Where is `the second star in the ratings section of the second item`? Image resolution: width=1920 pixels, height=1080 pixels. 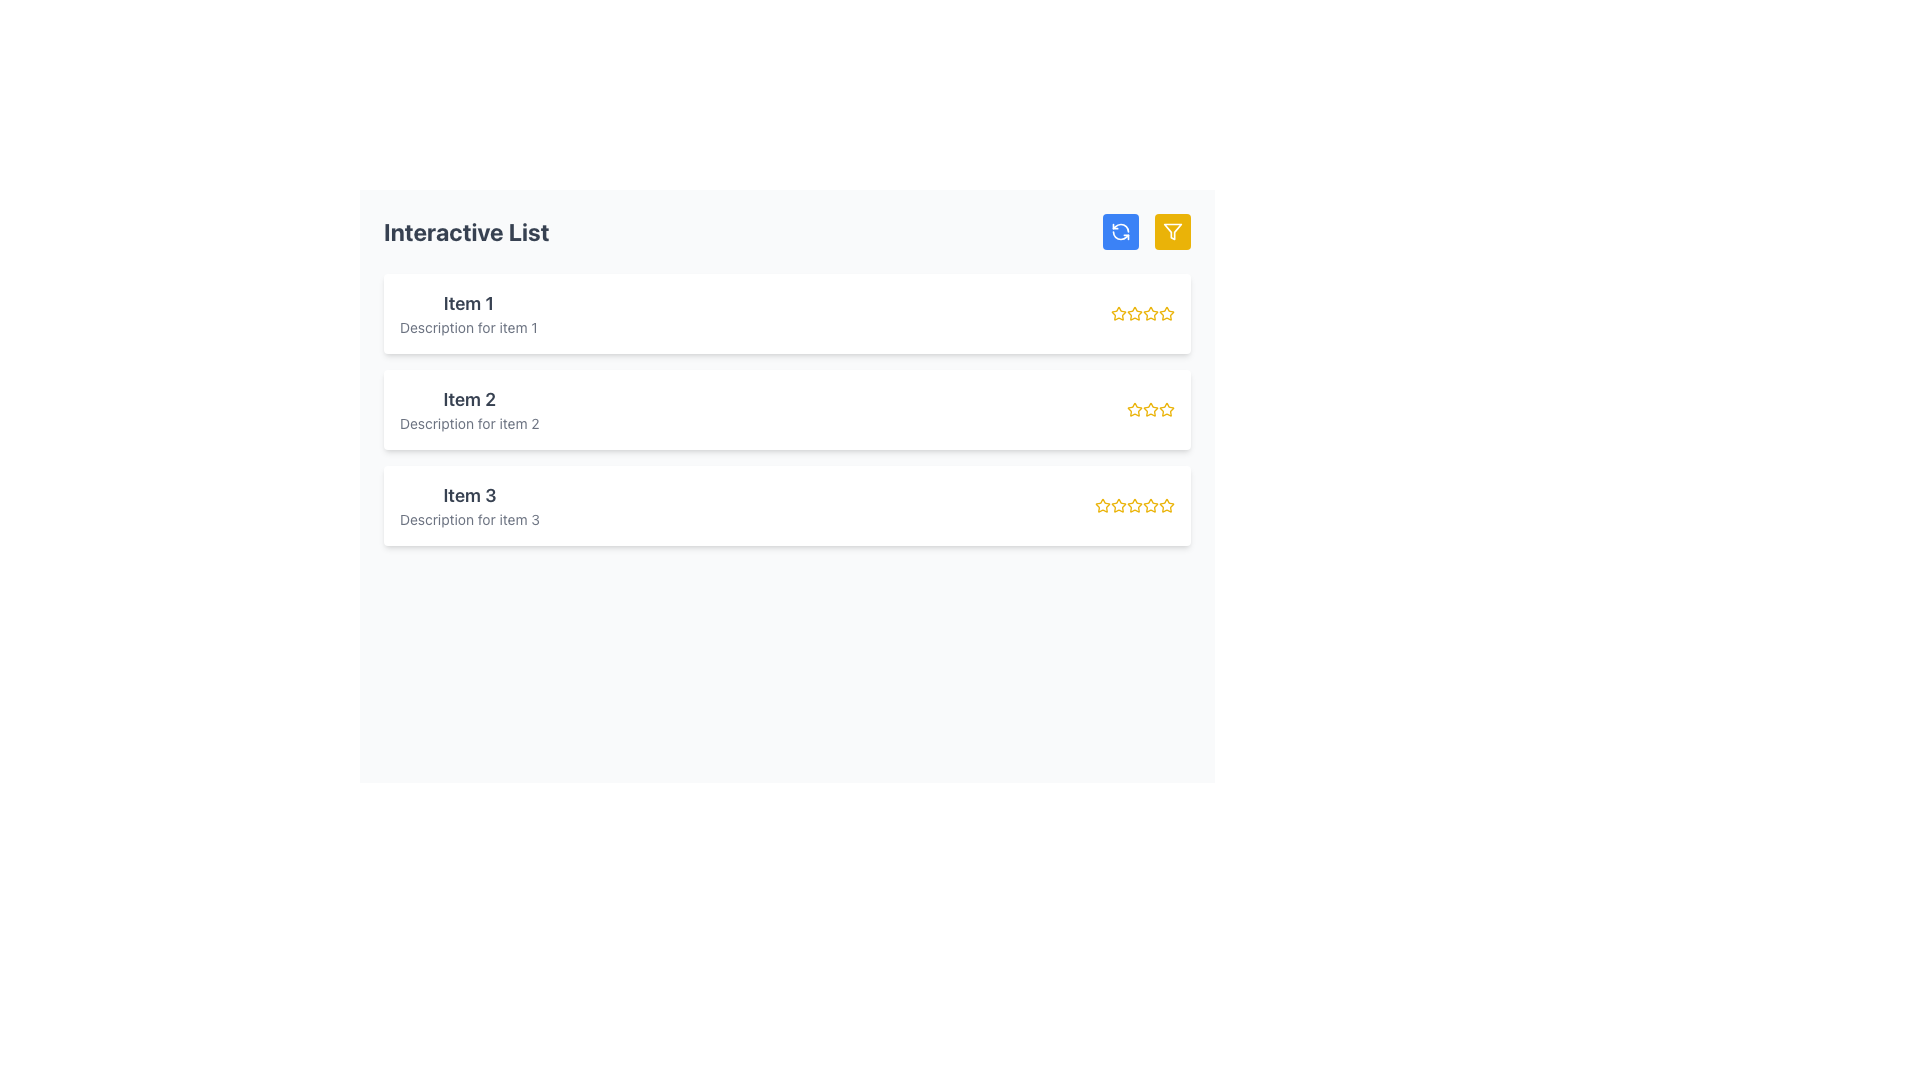
the second star in the ratings section of the second item is located at coordinates (1134, 408).